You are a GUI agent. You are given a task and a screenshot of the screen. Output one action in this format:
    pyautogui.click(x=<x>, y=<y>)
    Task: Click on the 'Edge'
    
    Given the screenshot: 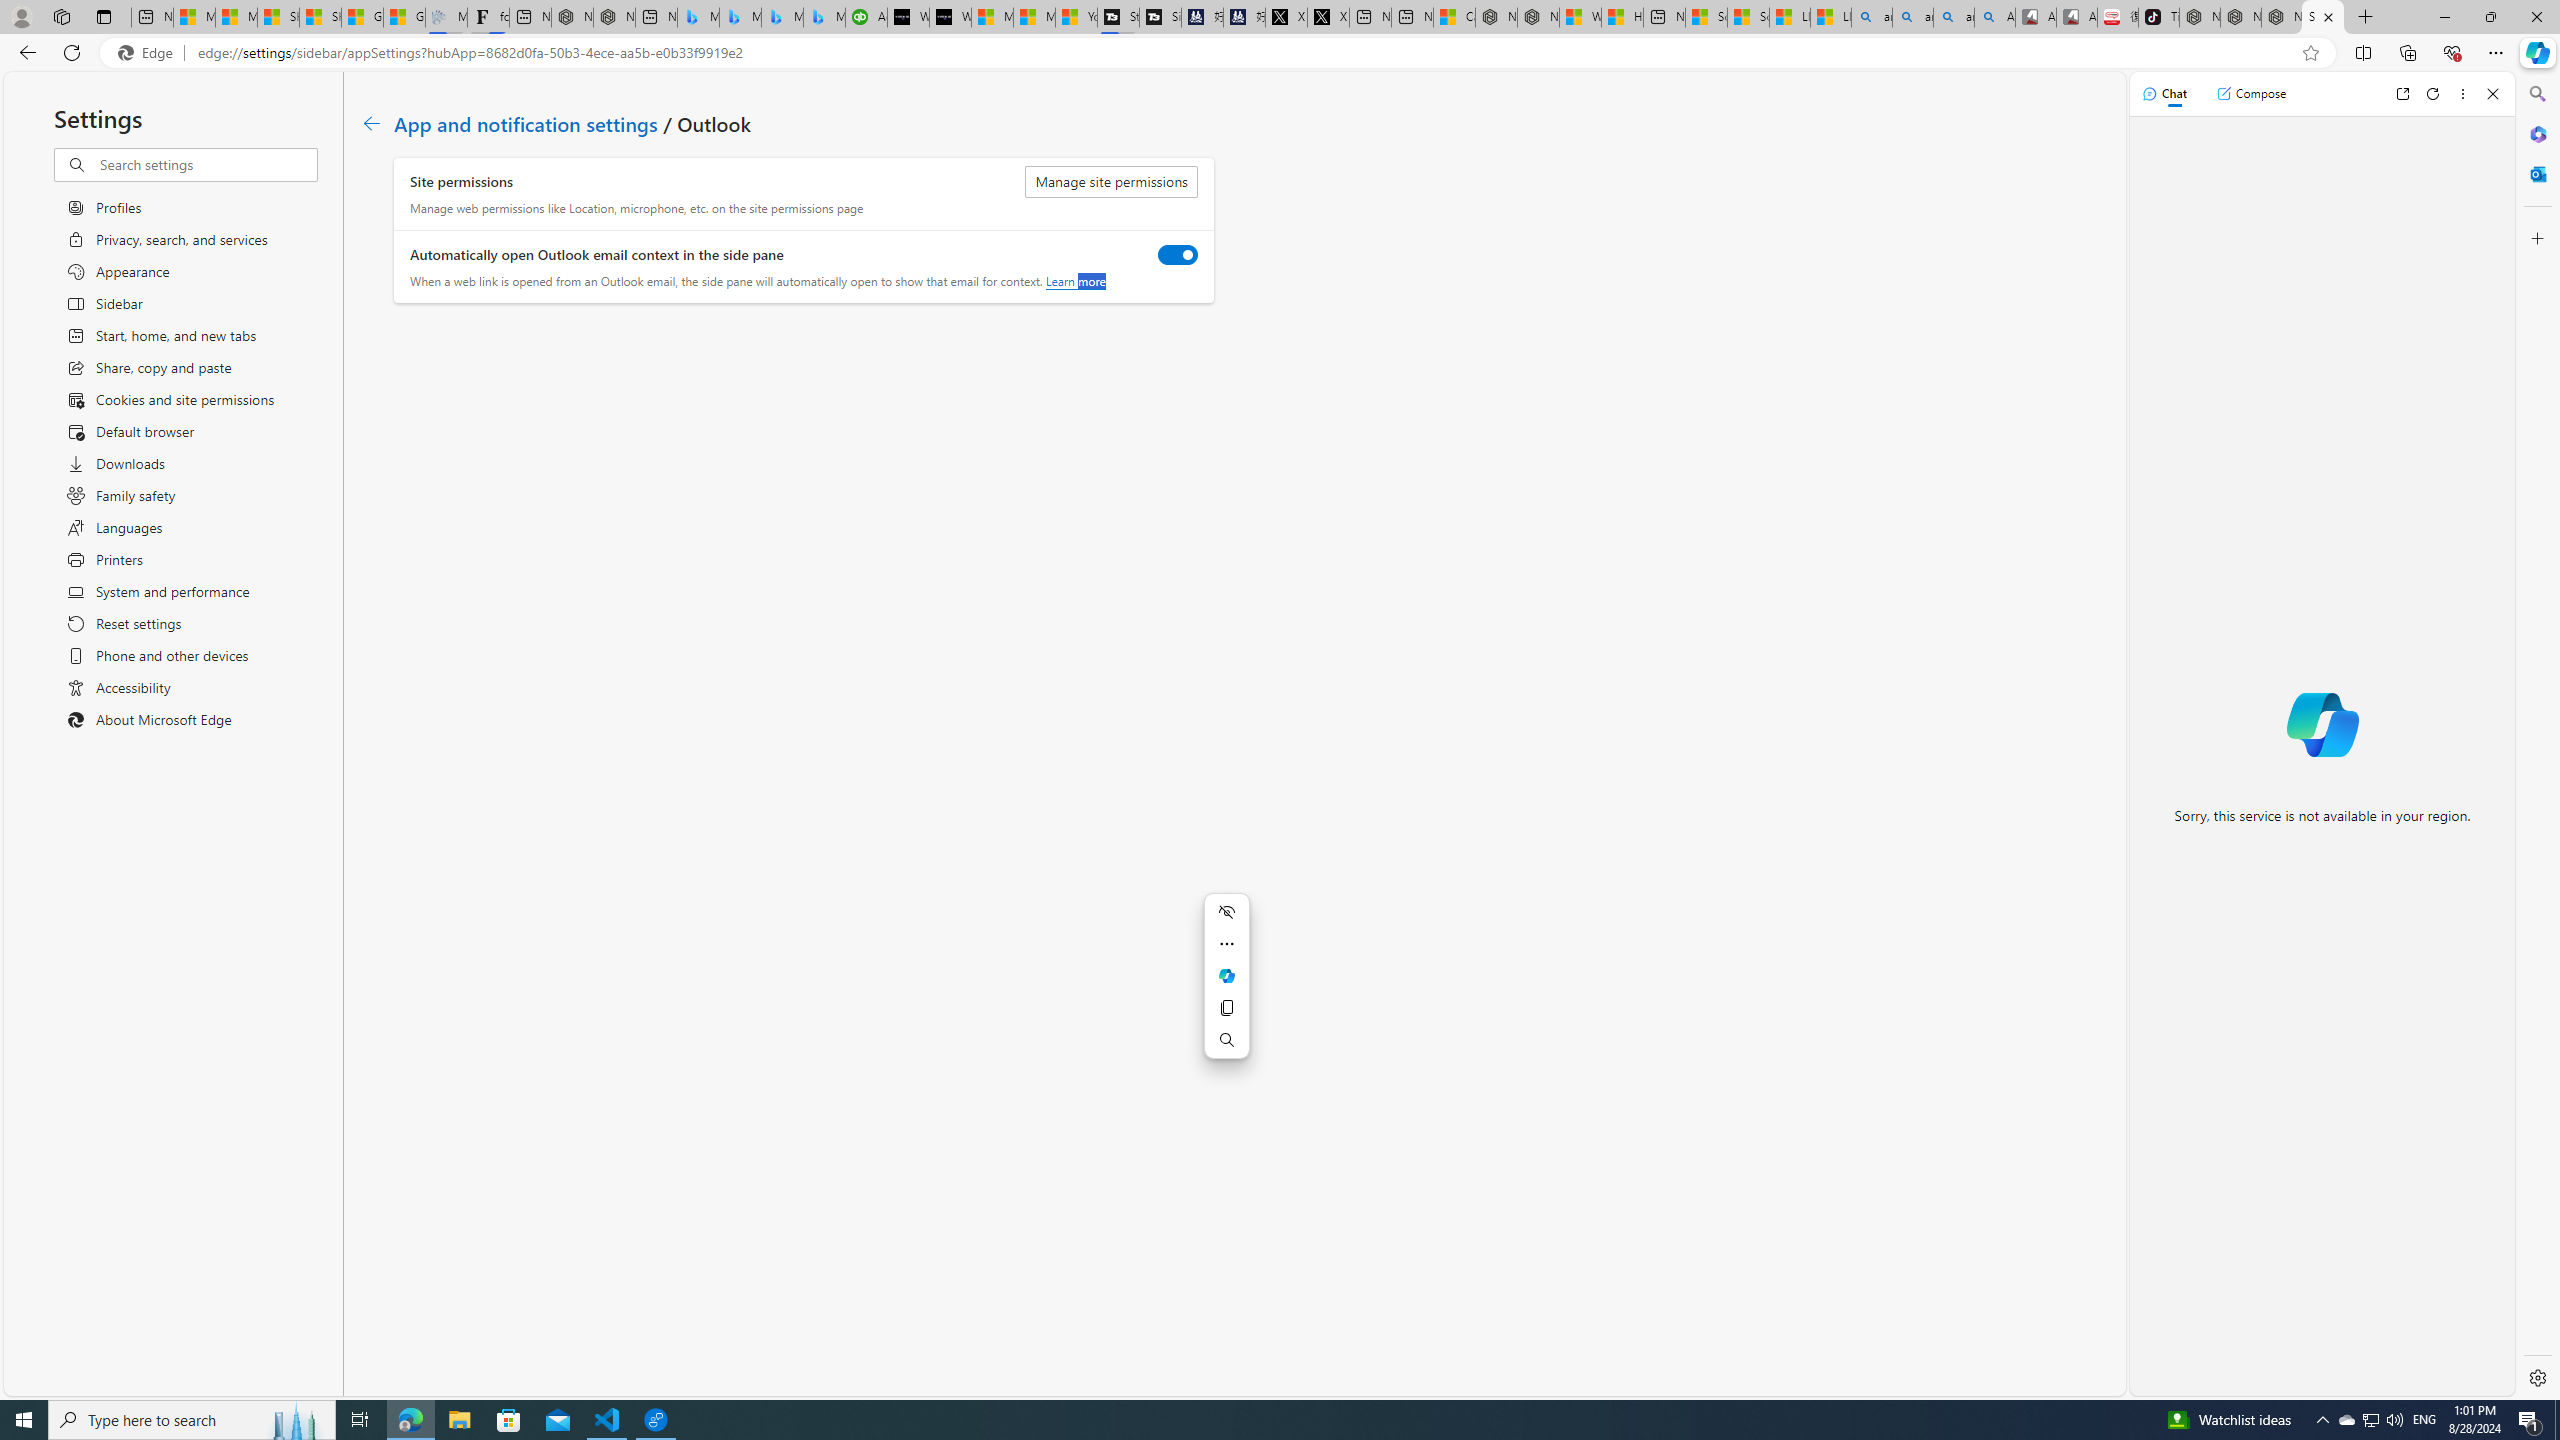 What is the action you would take?
    pyautogui.click(x=148, y=53)
    